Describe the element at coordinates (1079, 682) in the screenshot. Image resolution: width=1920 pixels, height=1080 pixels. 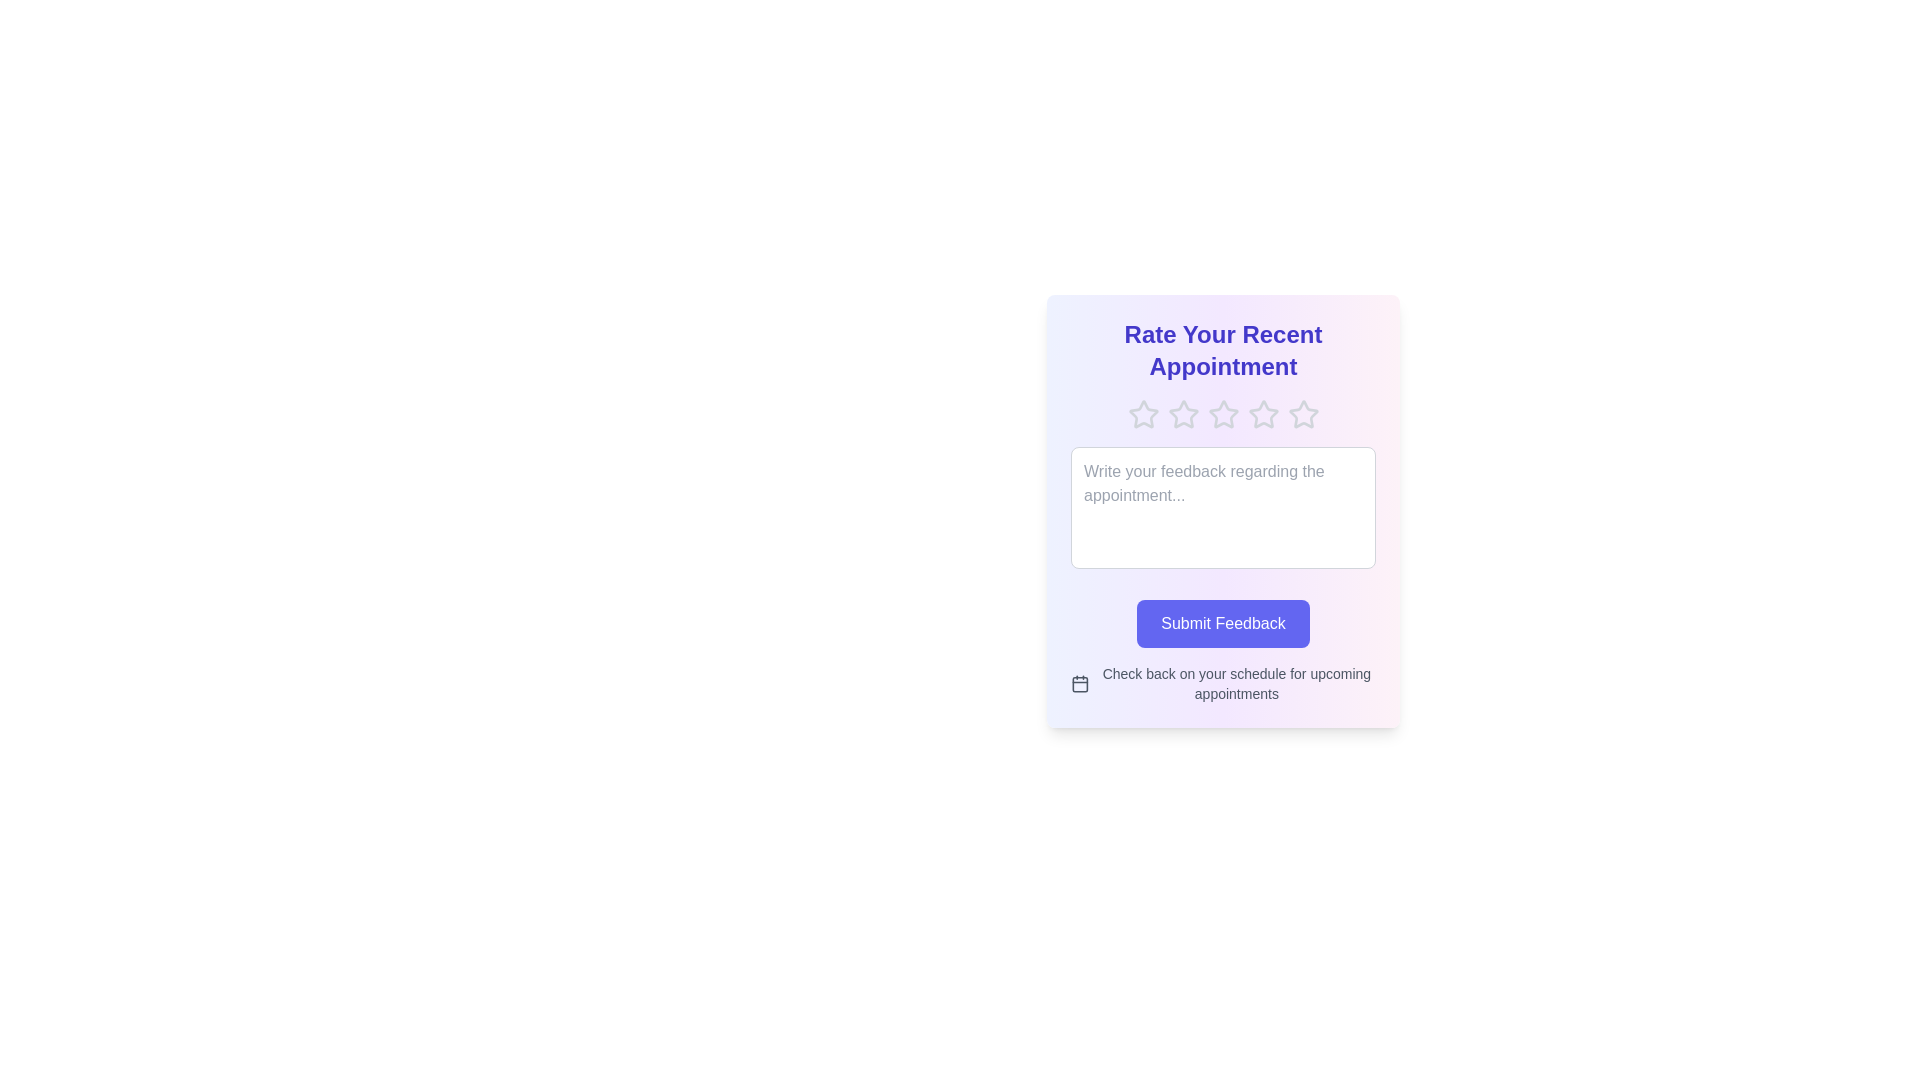
I see `the calendar icon` at that location.